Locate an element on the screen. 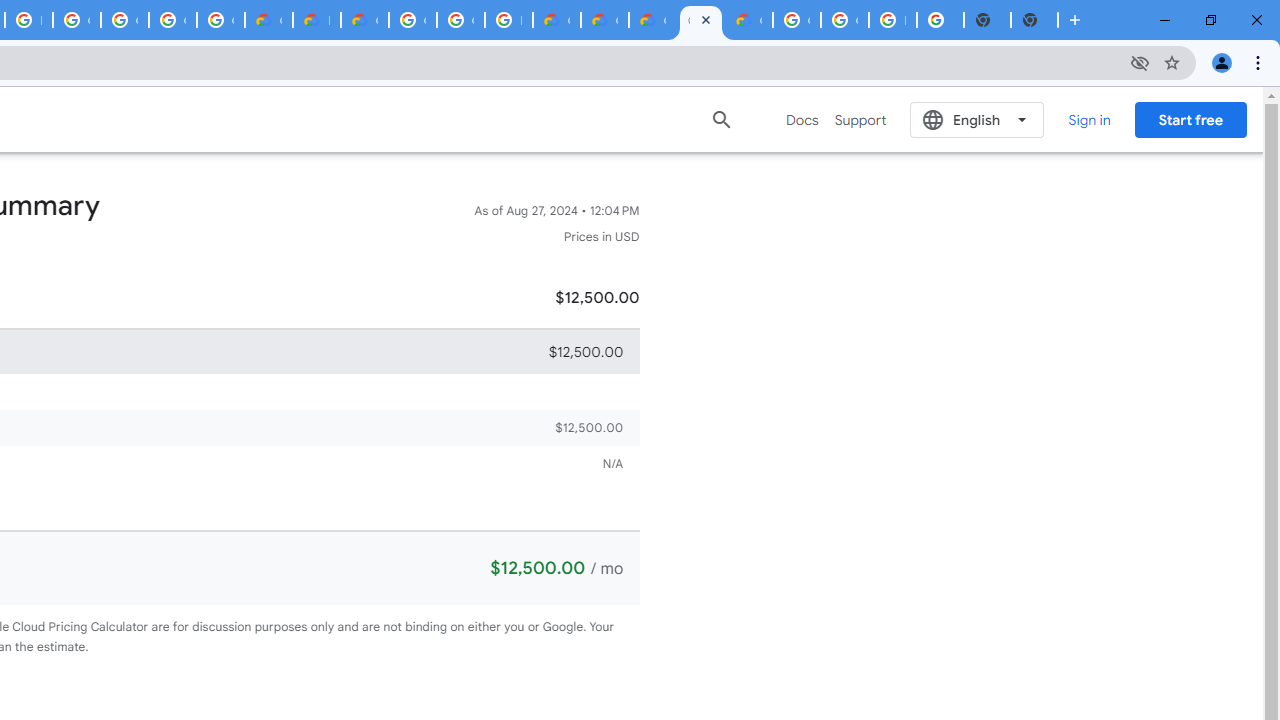  'New Tab' is located at coordinates (1034, 20).